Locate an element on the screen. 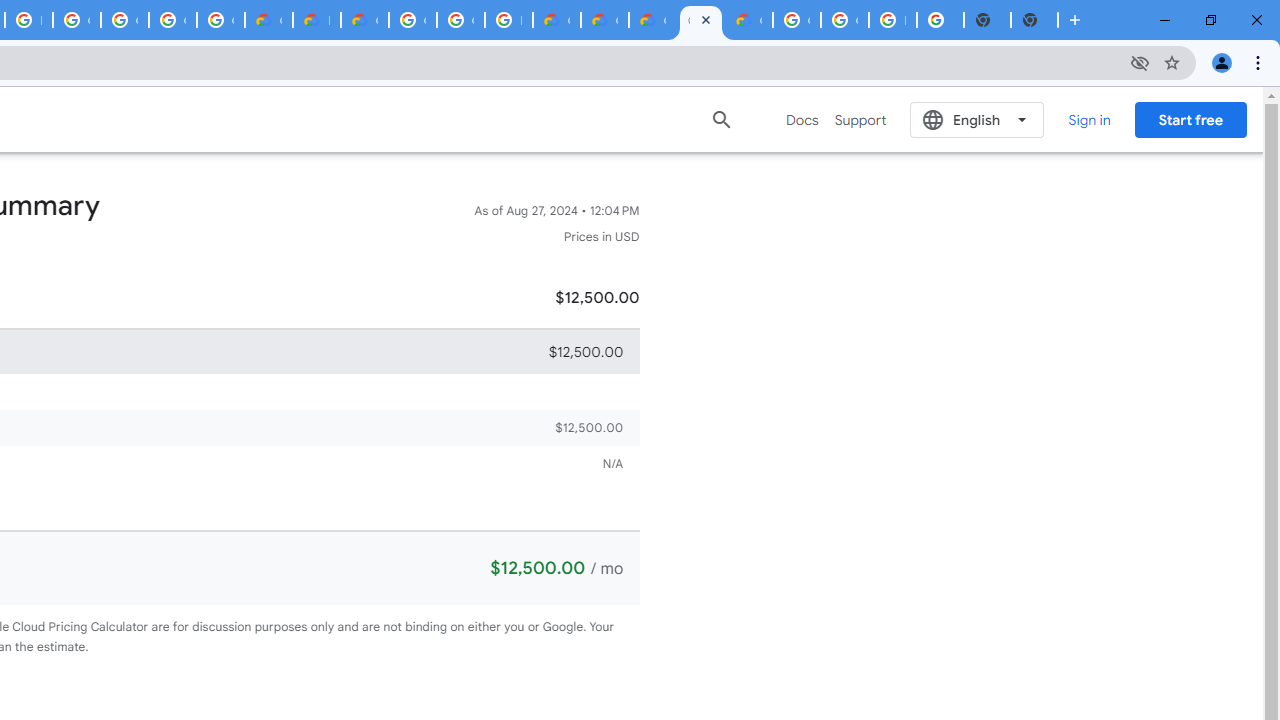  'New Tab' is located at coordinates (1034, 20).